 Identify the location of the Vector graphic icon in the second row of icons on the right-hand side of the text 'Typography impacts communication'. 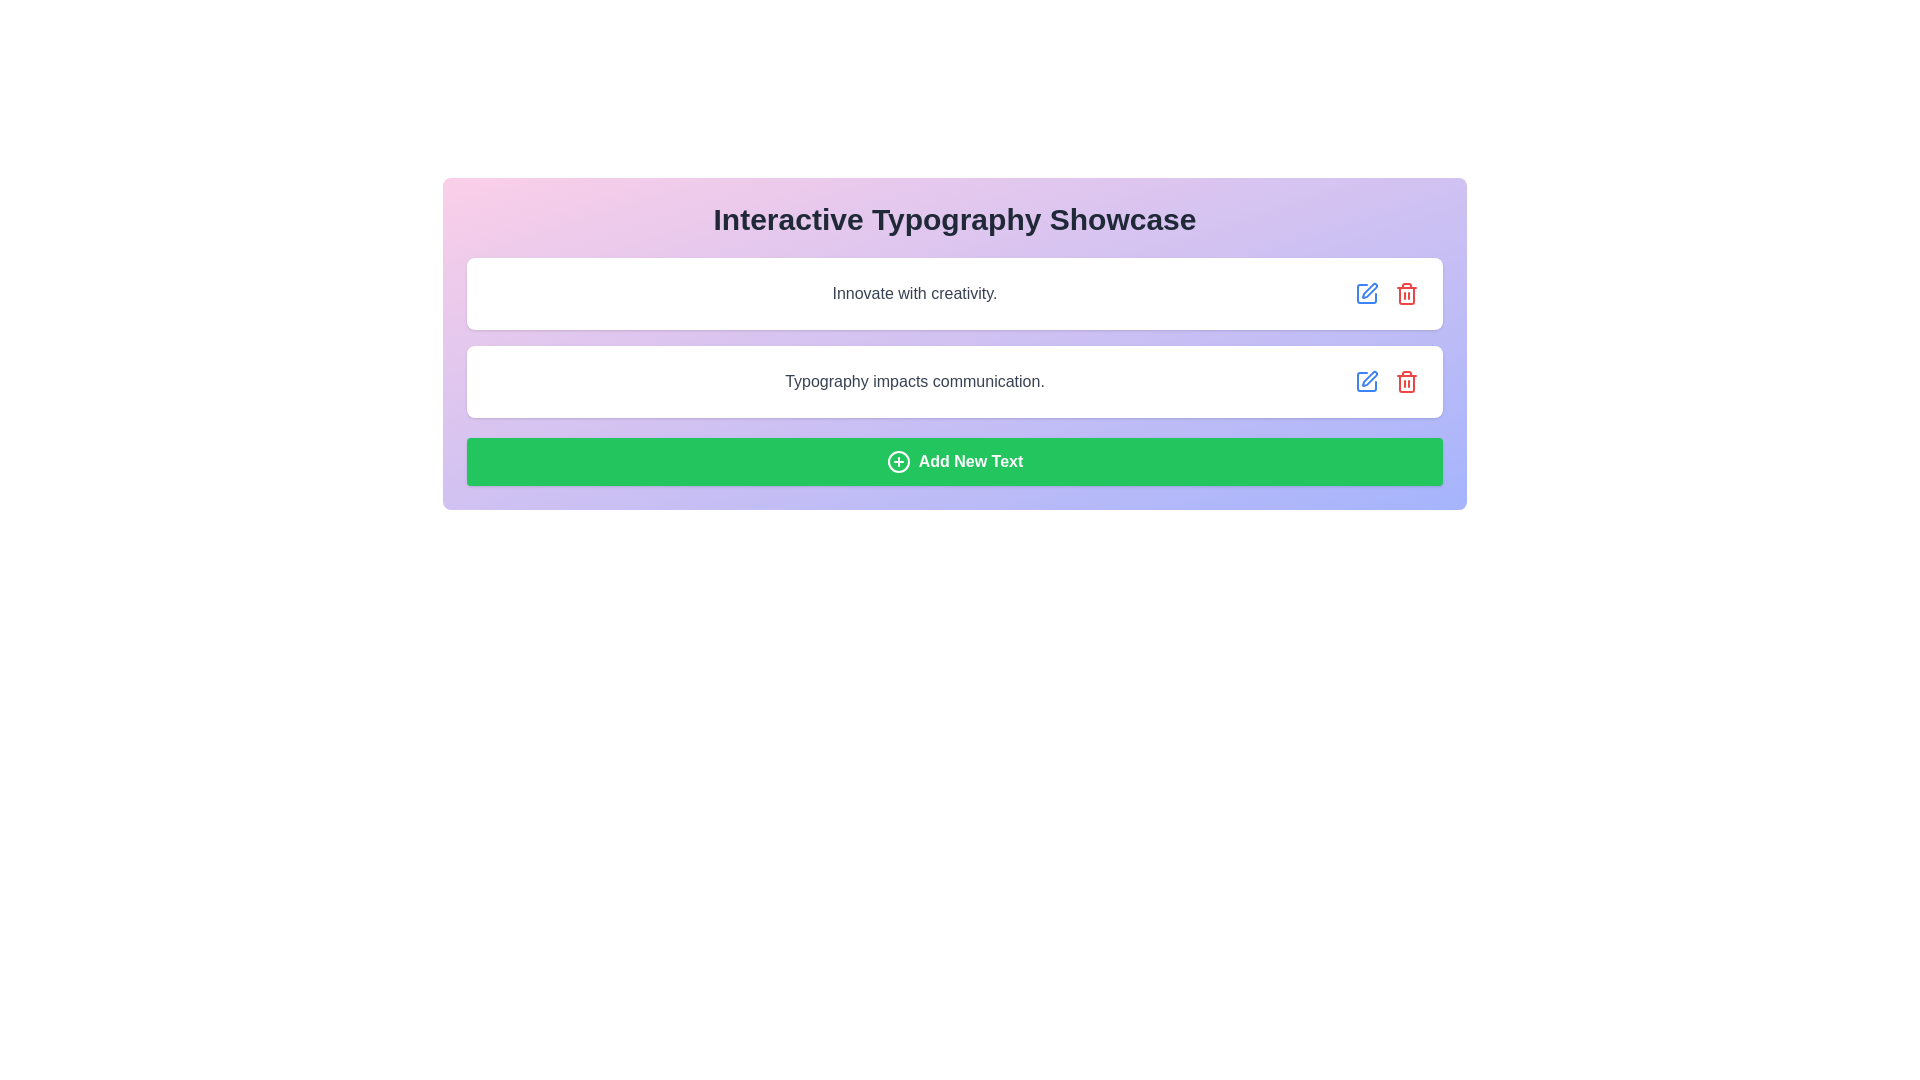
(1366, 293).